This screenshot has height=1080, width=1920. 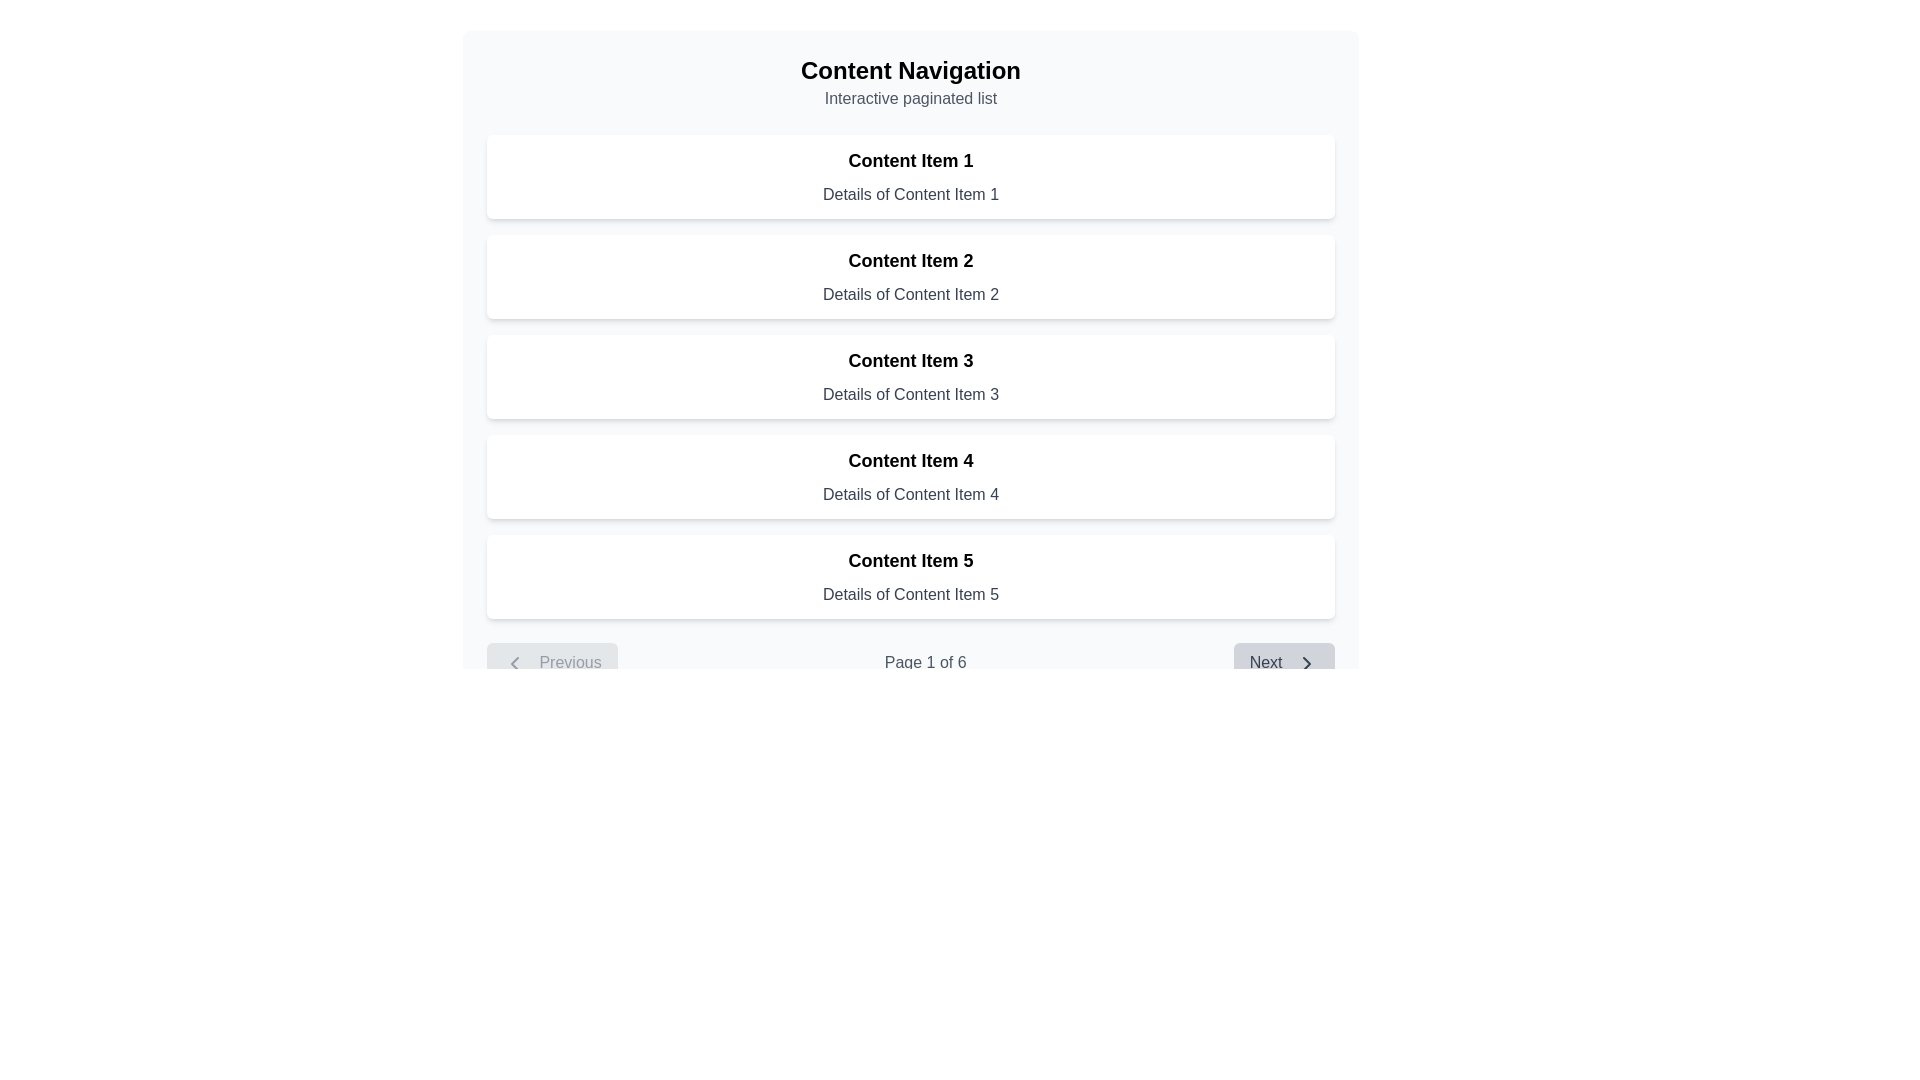 I want to click on content displayed on the fifth card in the 'Content Navigation' list, located below 'Content Item 4', so click(x=910, y=577).